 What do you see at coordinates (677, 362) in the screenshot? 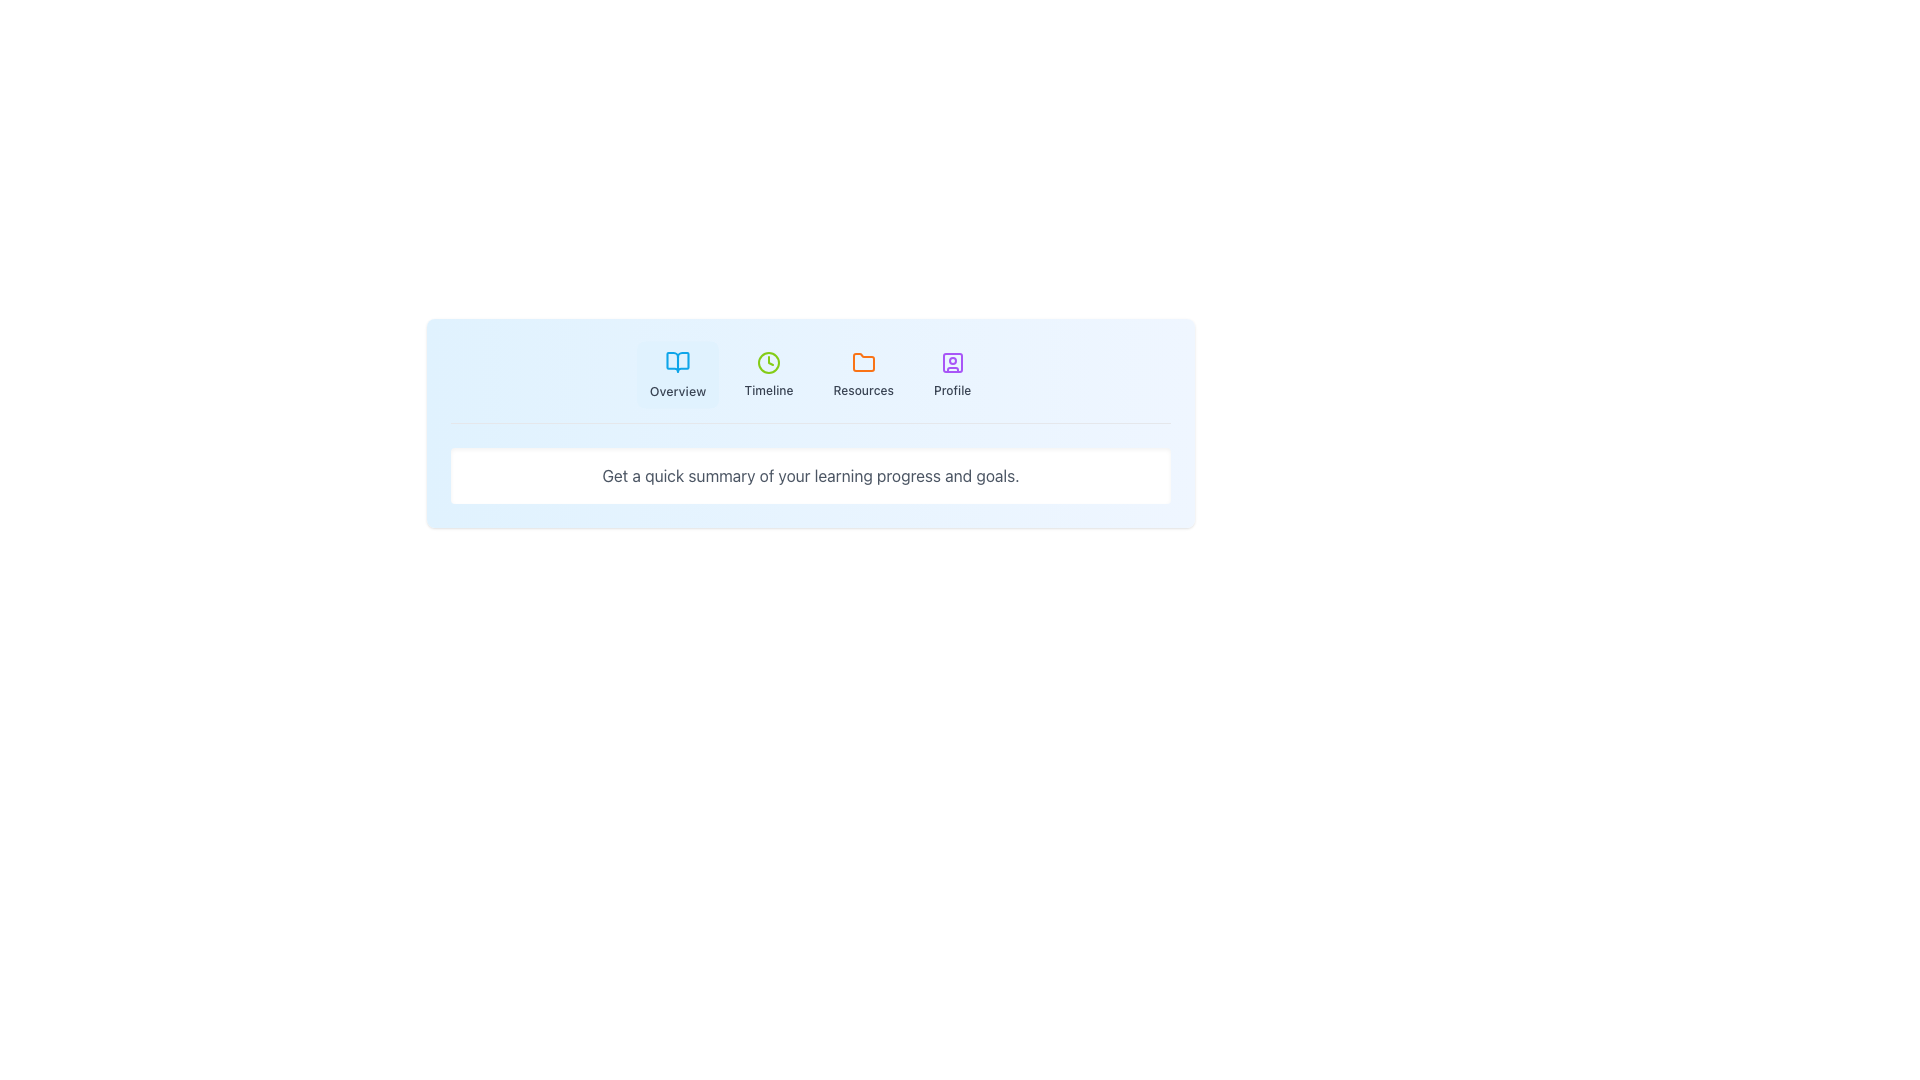
I see `the book icon, which is a sky-blue vector graphic located at the top-left part of the interface, left of the 'Timeline' section and above the 'Overview' label` at bounding box center [677, 362].